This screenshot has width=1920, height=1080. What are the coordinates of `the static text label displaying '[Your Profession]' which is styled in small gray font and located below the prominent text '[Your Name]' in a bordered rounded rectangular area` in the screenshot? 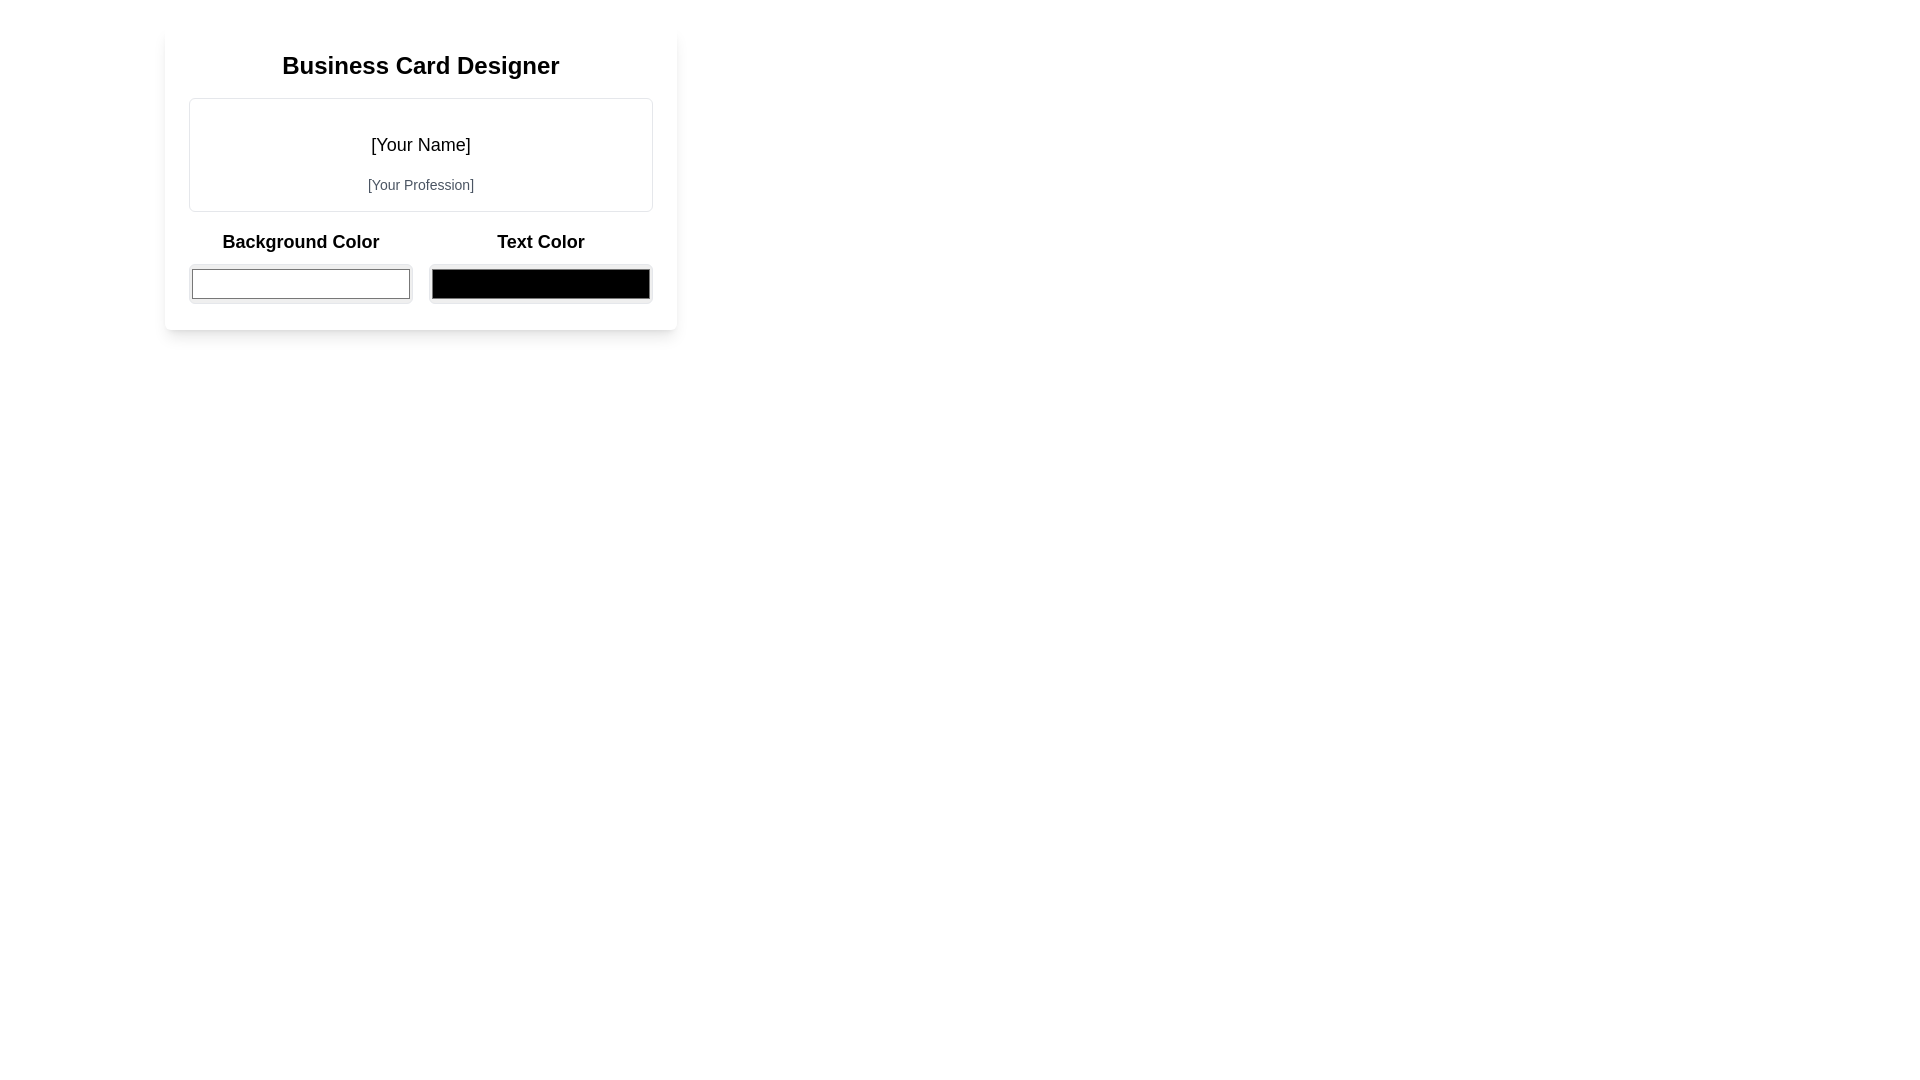 It's located at (420, 185).